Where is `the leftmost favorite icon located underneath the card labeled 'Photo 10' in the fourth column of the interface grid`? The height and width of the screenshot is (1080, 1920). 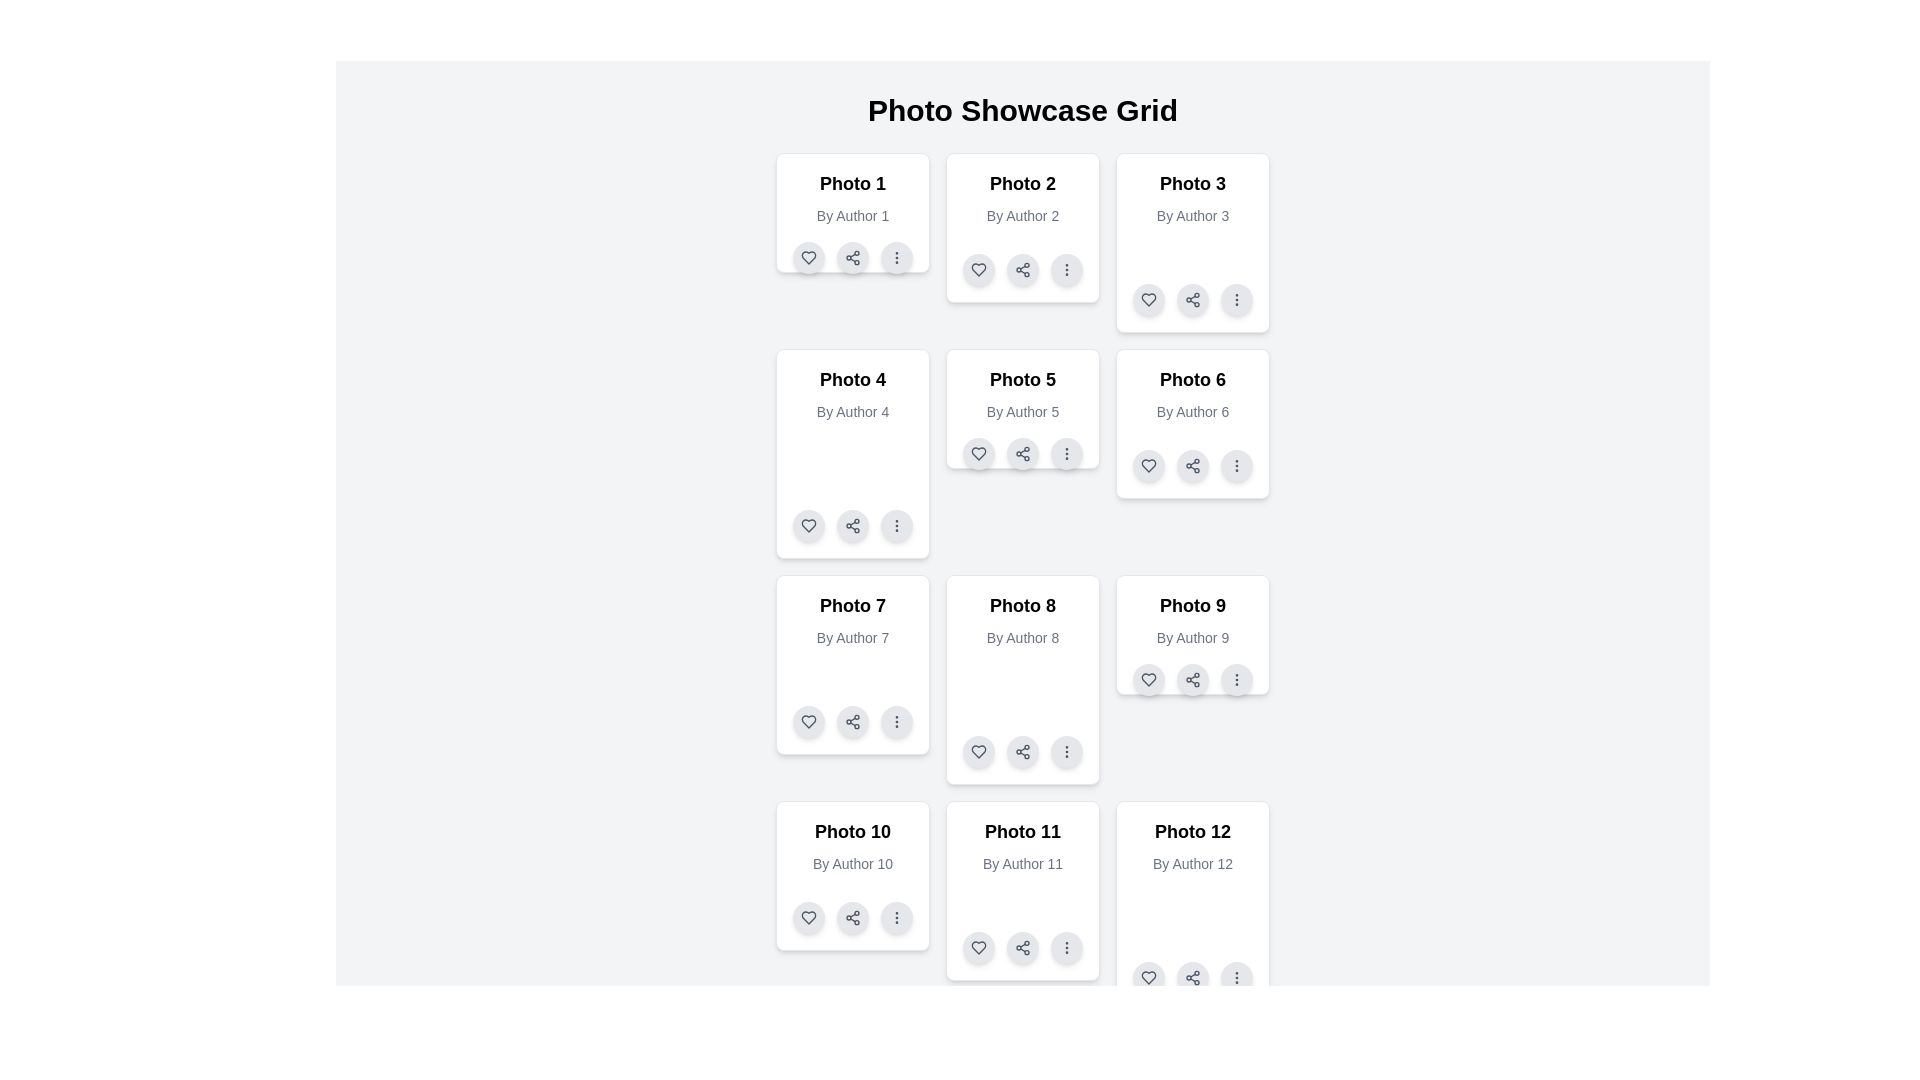
the leftmost favorite icon located underneath the card labeled 'Photo 10' in the fourth column of the interface grid is located at coordinates (809, 918).